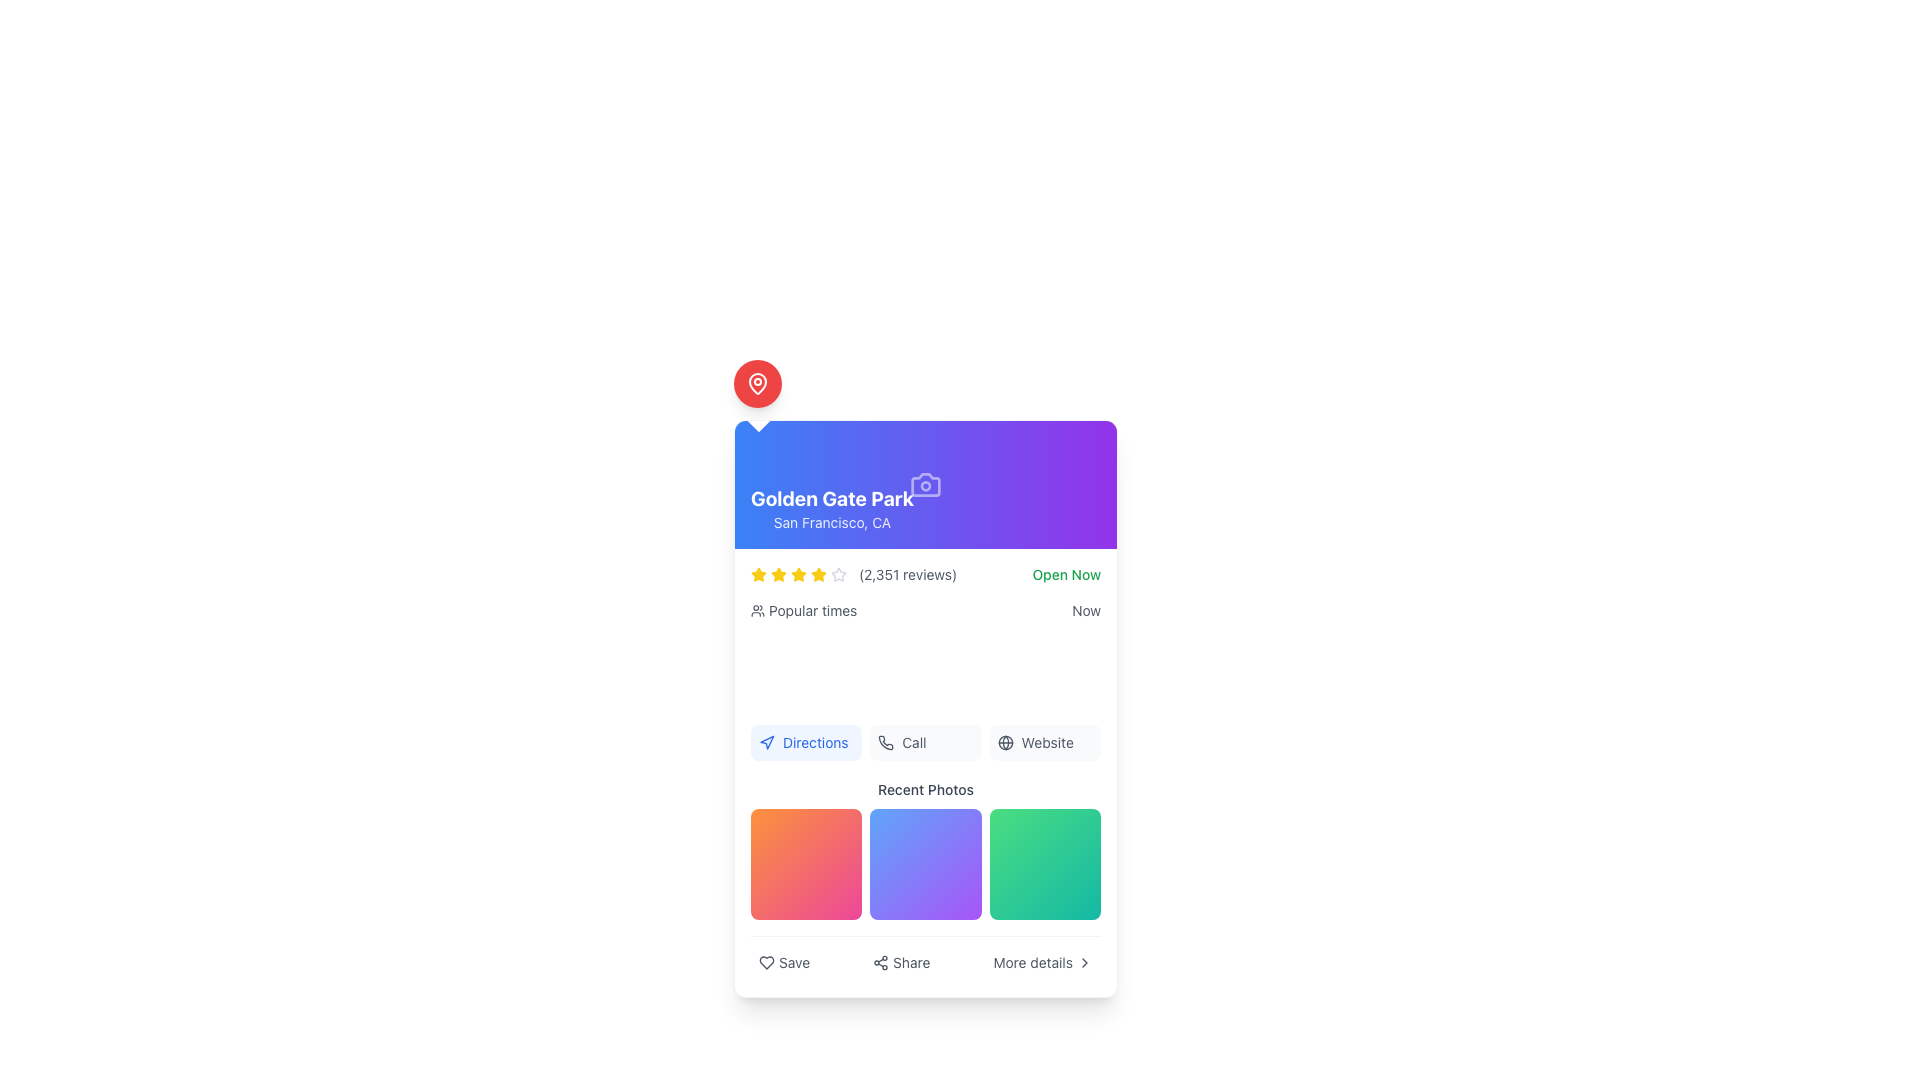 Image resolution: width=1920 pixels, height=1080 pixels. What do you see at coordinates (1033, 962) in the screenshot?
I see `the informational text label located` at bounding box center [1033, 962].